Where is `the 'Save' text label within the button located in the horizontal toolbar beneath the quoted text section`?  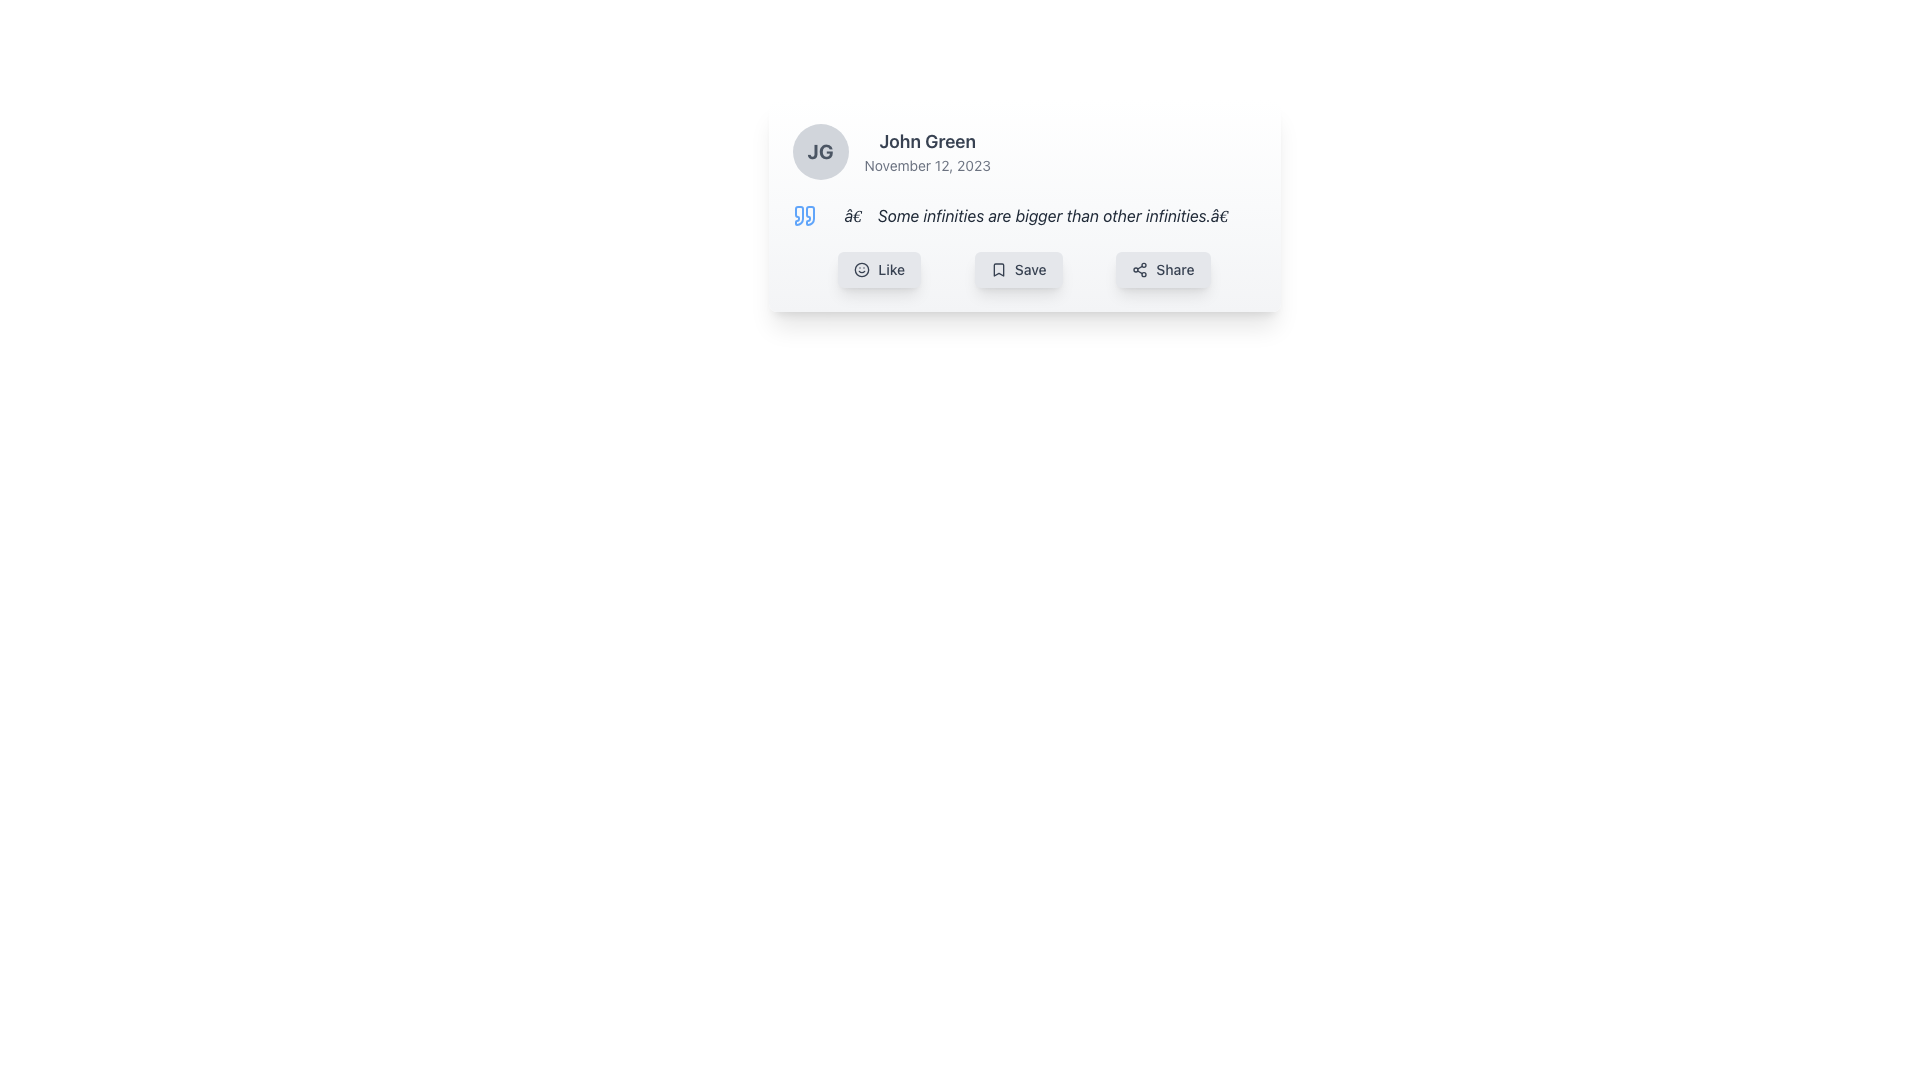 the 'Save' text label within the button located in the horizontal toolbar beneath the quoted text section is located at coordinates (1030, 270).